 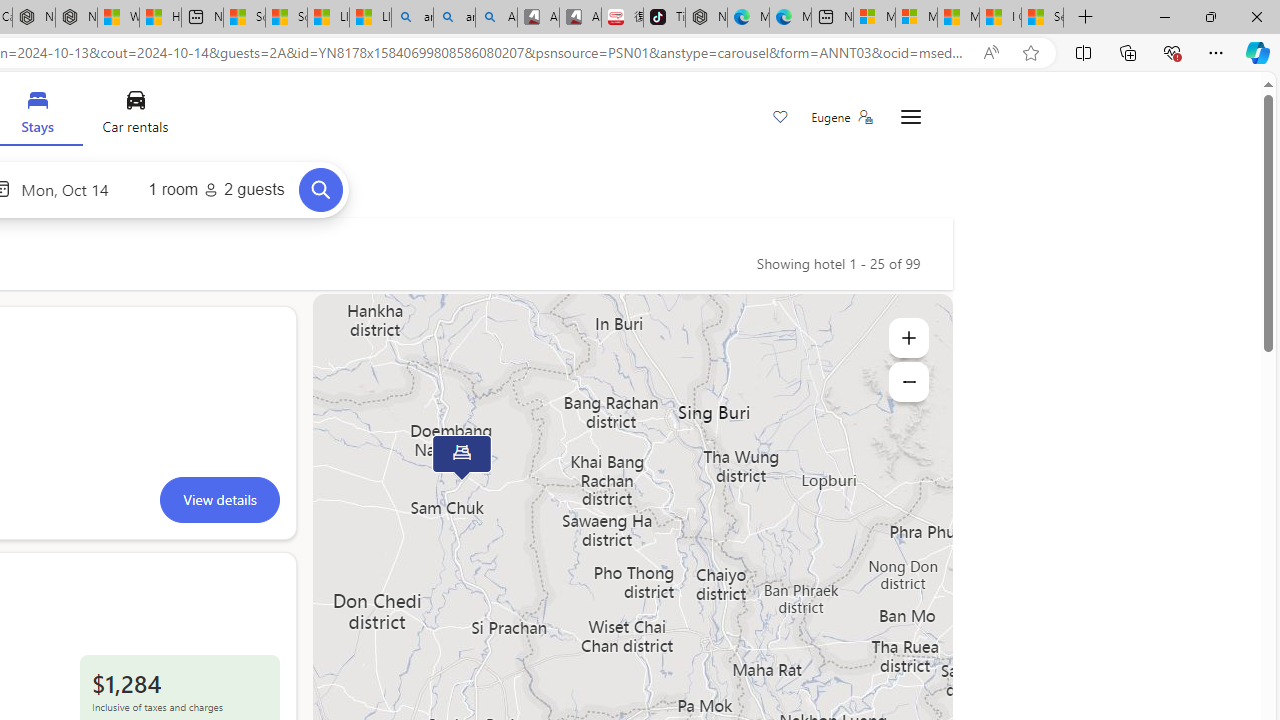 I want to click on 'amazon - Search', so click(x=411, y=17).